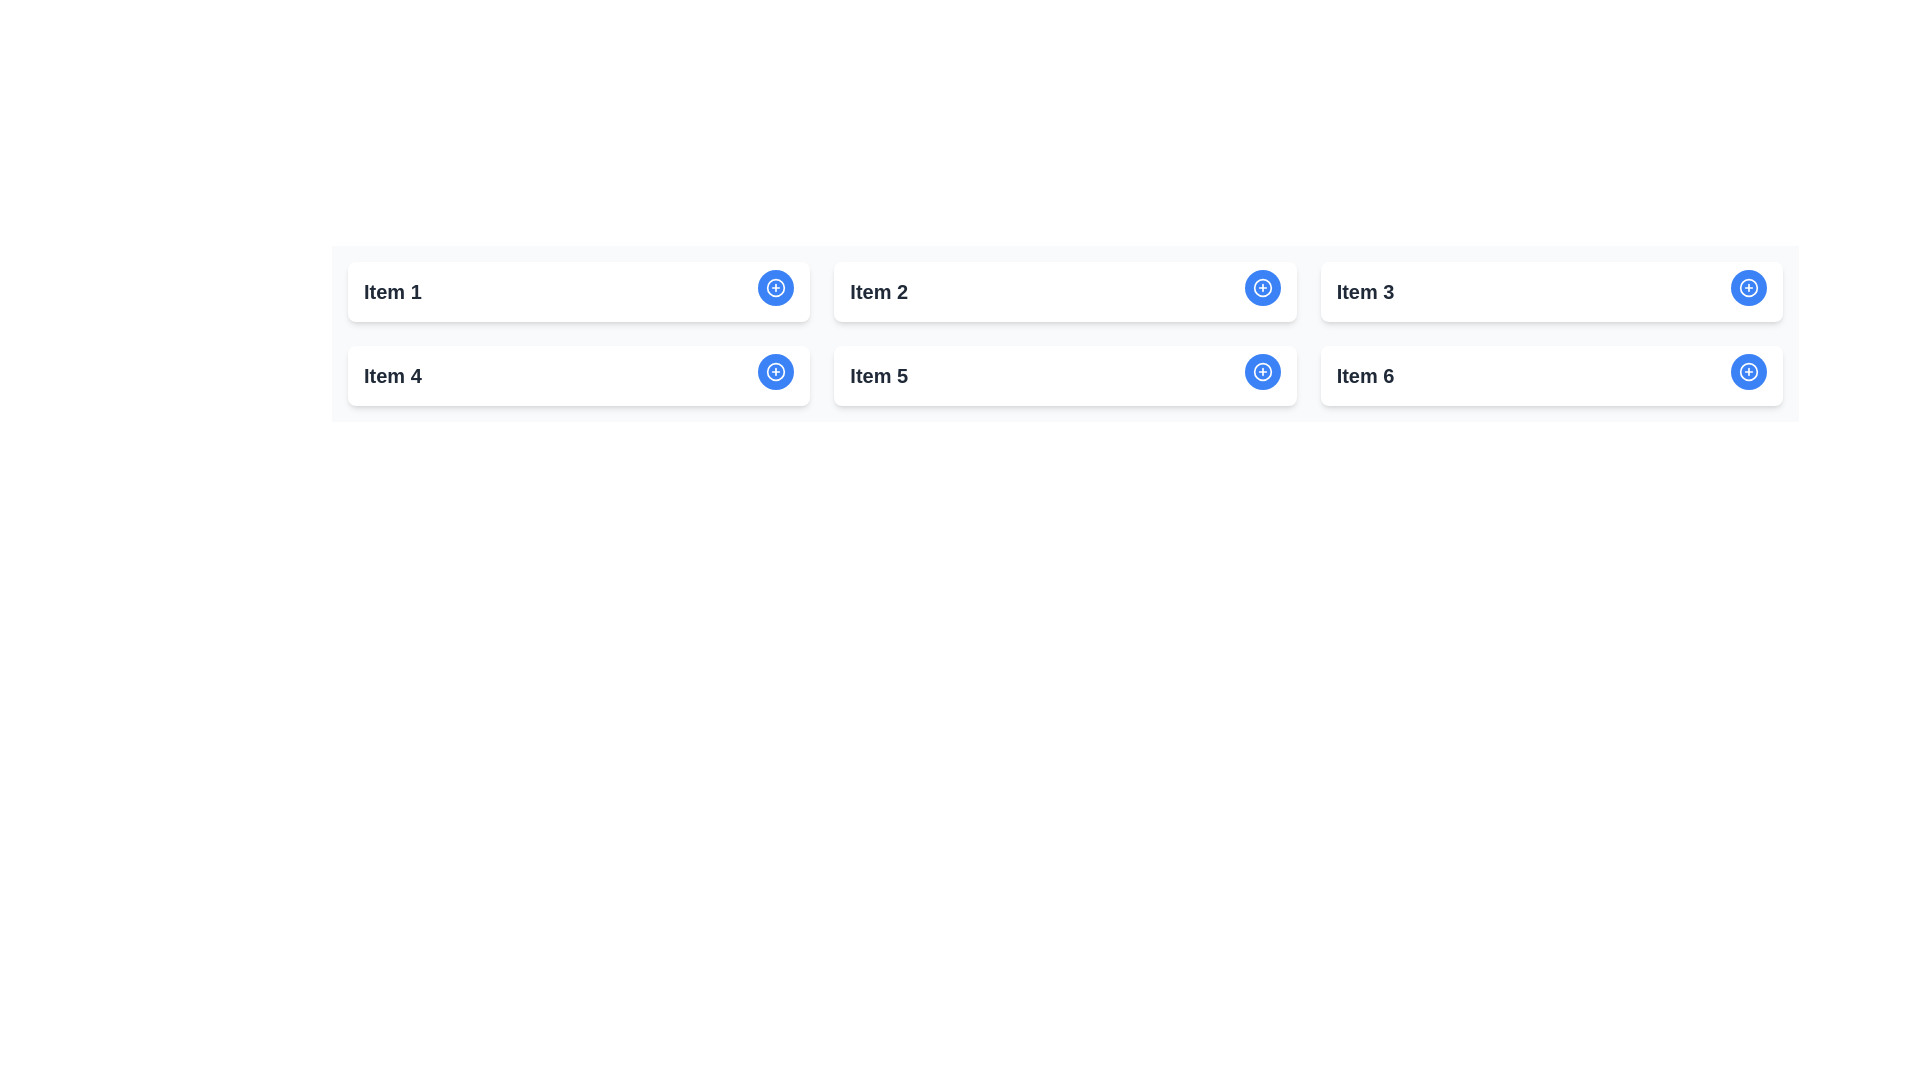 The image size is (1920, 1080). I want to click on the text label displaying 'Item 4' in bold, large-sized font and dark gray color, located in the second row as the leftmost label in a horizontally-aligned layout, so click(392, 375).